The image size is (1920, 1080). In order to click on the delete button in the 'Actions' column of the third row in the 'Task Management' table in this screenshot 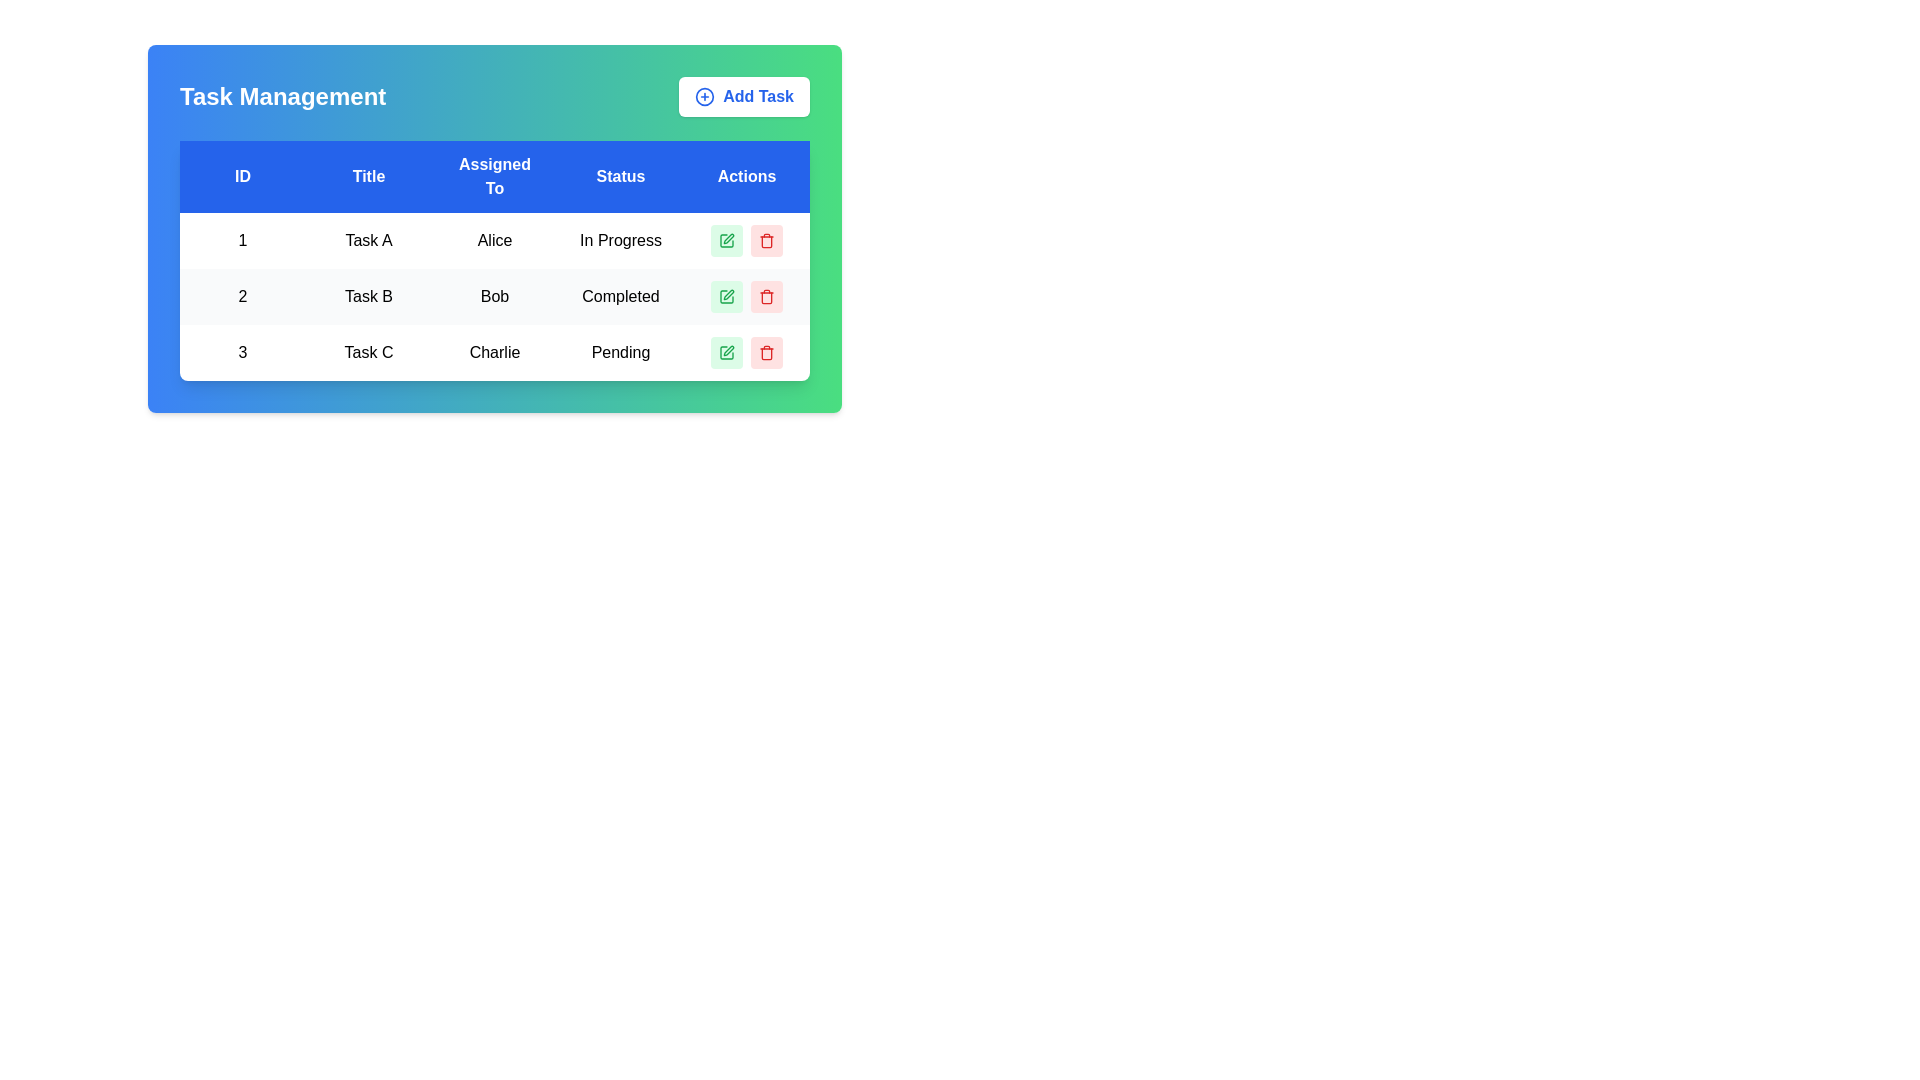, I will do `click(766, 352)`.